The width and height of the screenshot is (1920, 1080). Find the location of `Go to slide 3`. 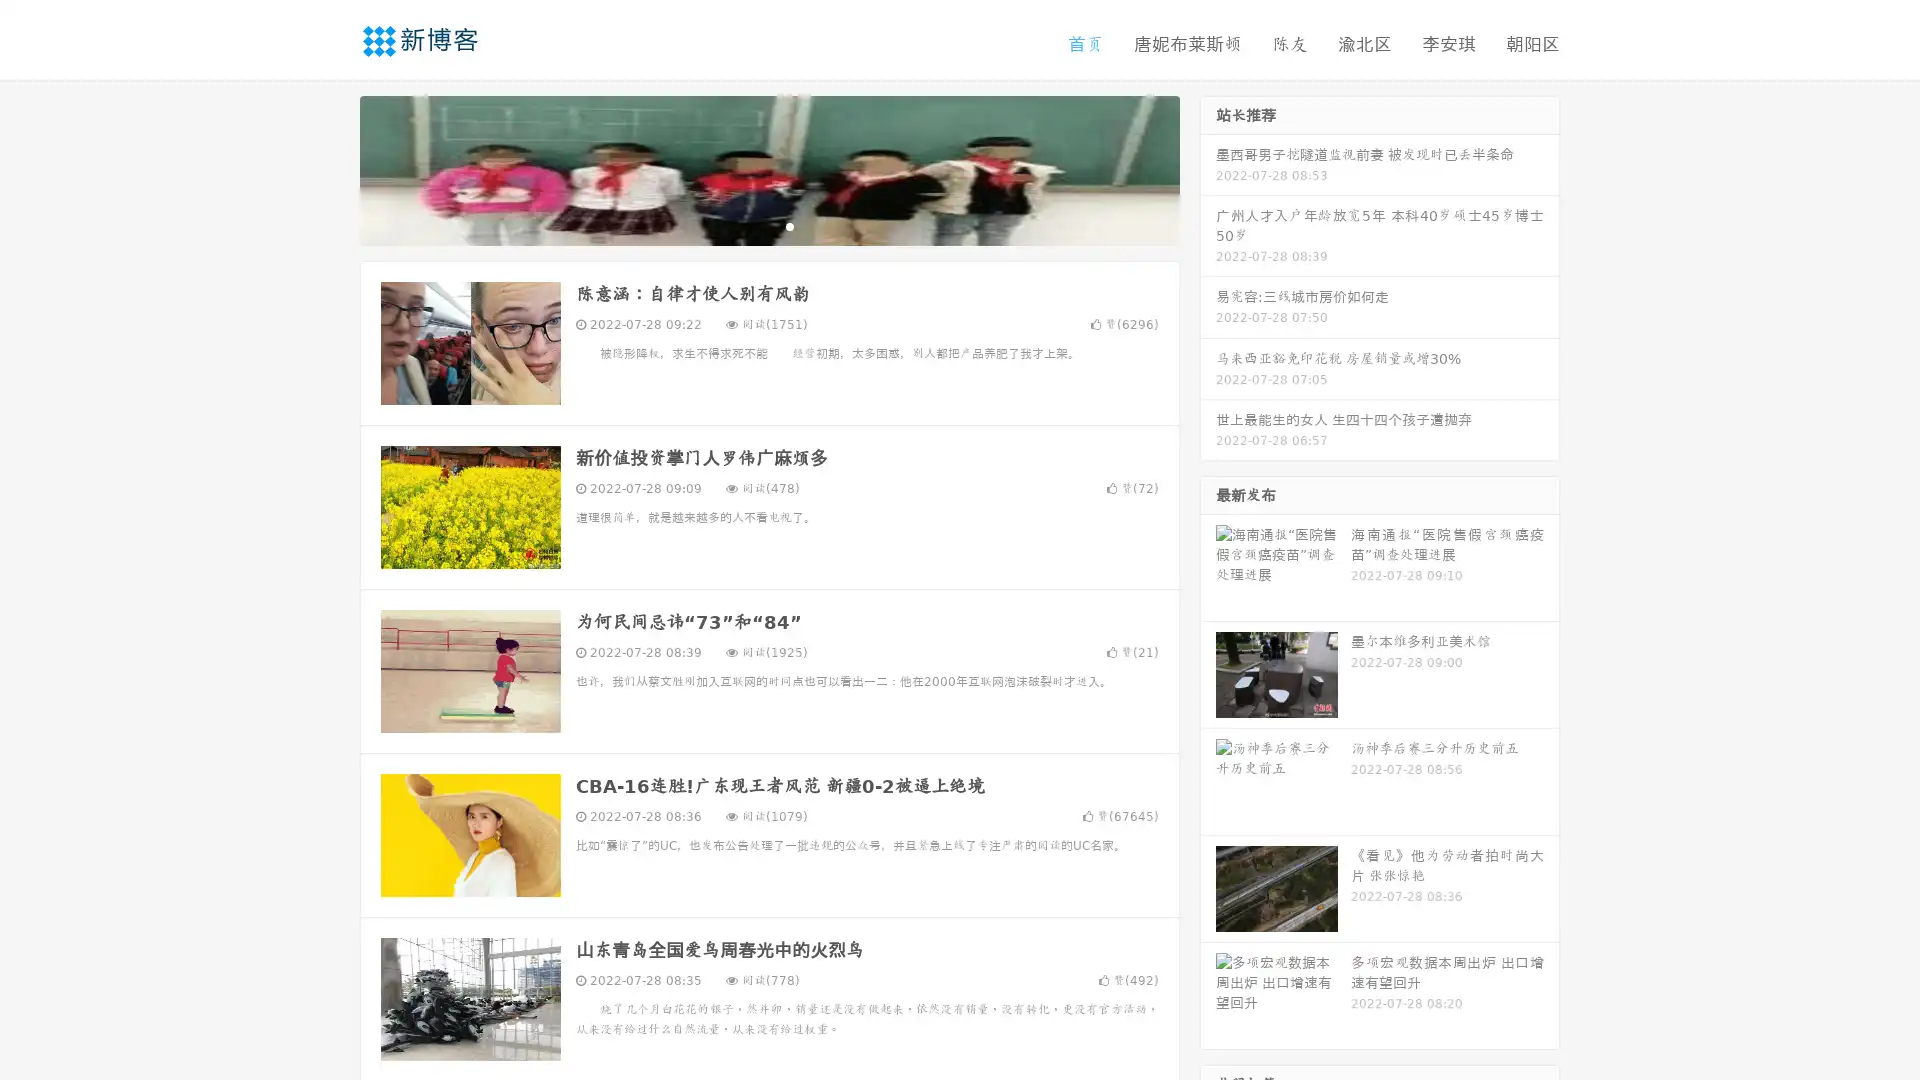

Go to slide 3 is located at coordinates (789, 225).